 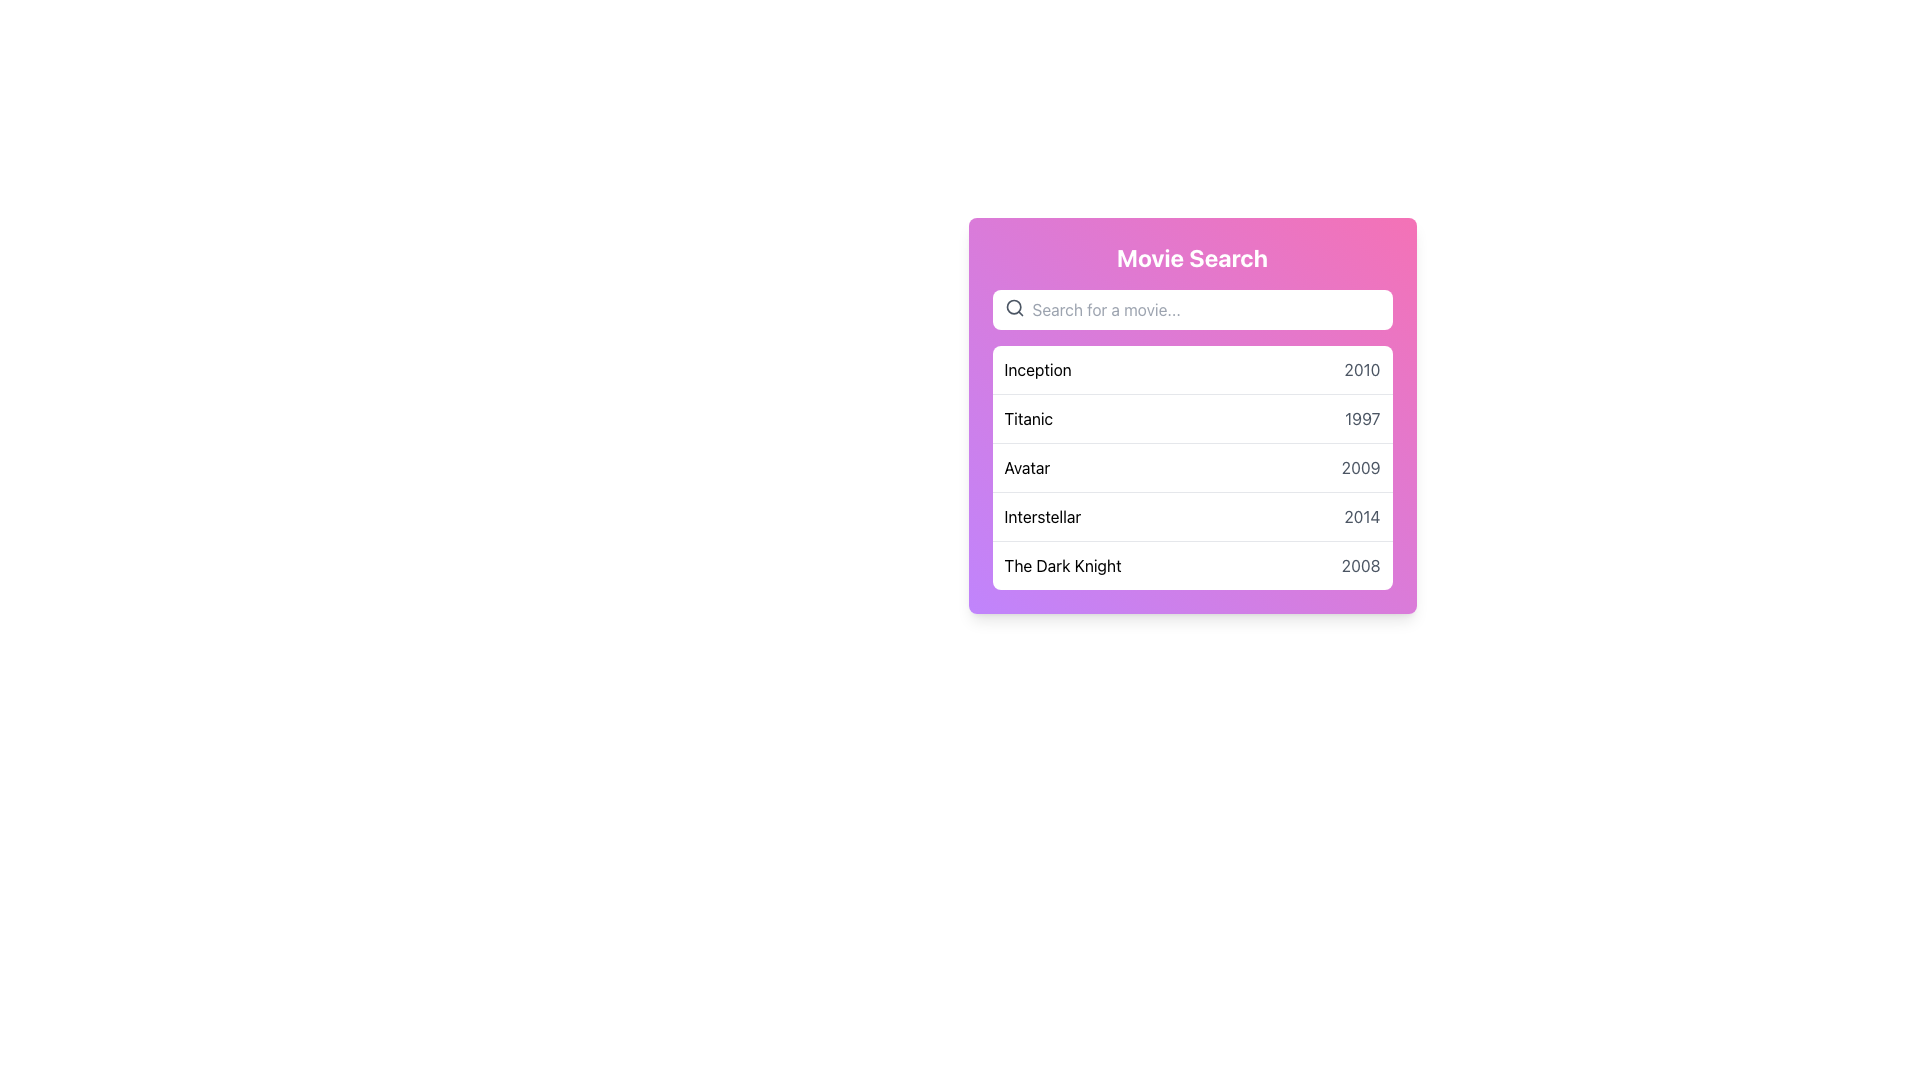 What do you see at coordinates (1361, 515) in the screenshot?
I see `the numeric text label '2014' styled in gray color, which is located to the right of the list item labeled 'Interstellar' in the movie search results` at bounding box center [1361, 515].